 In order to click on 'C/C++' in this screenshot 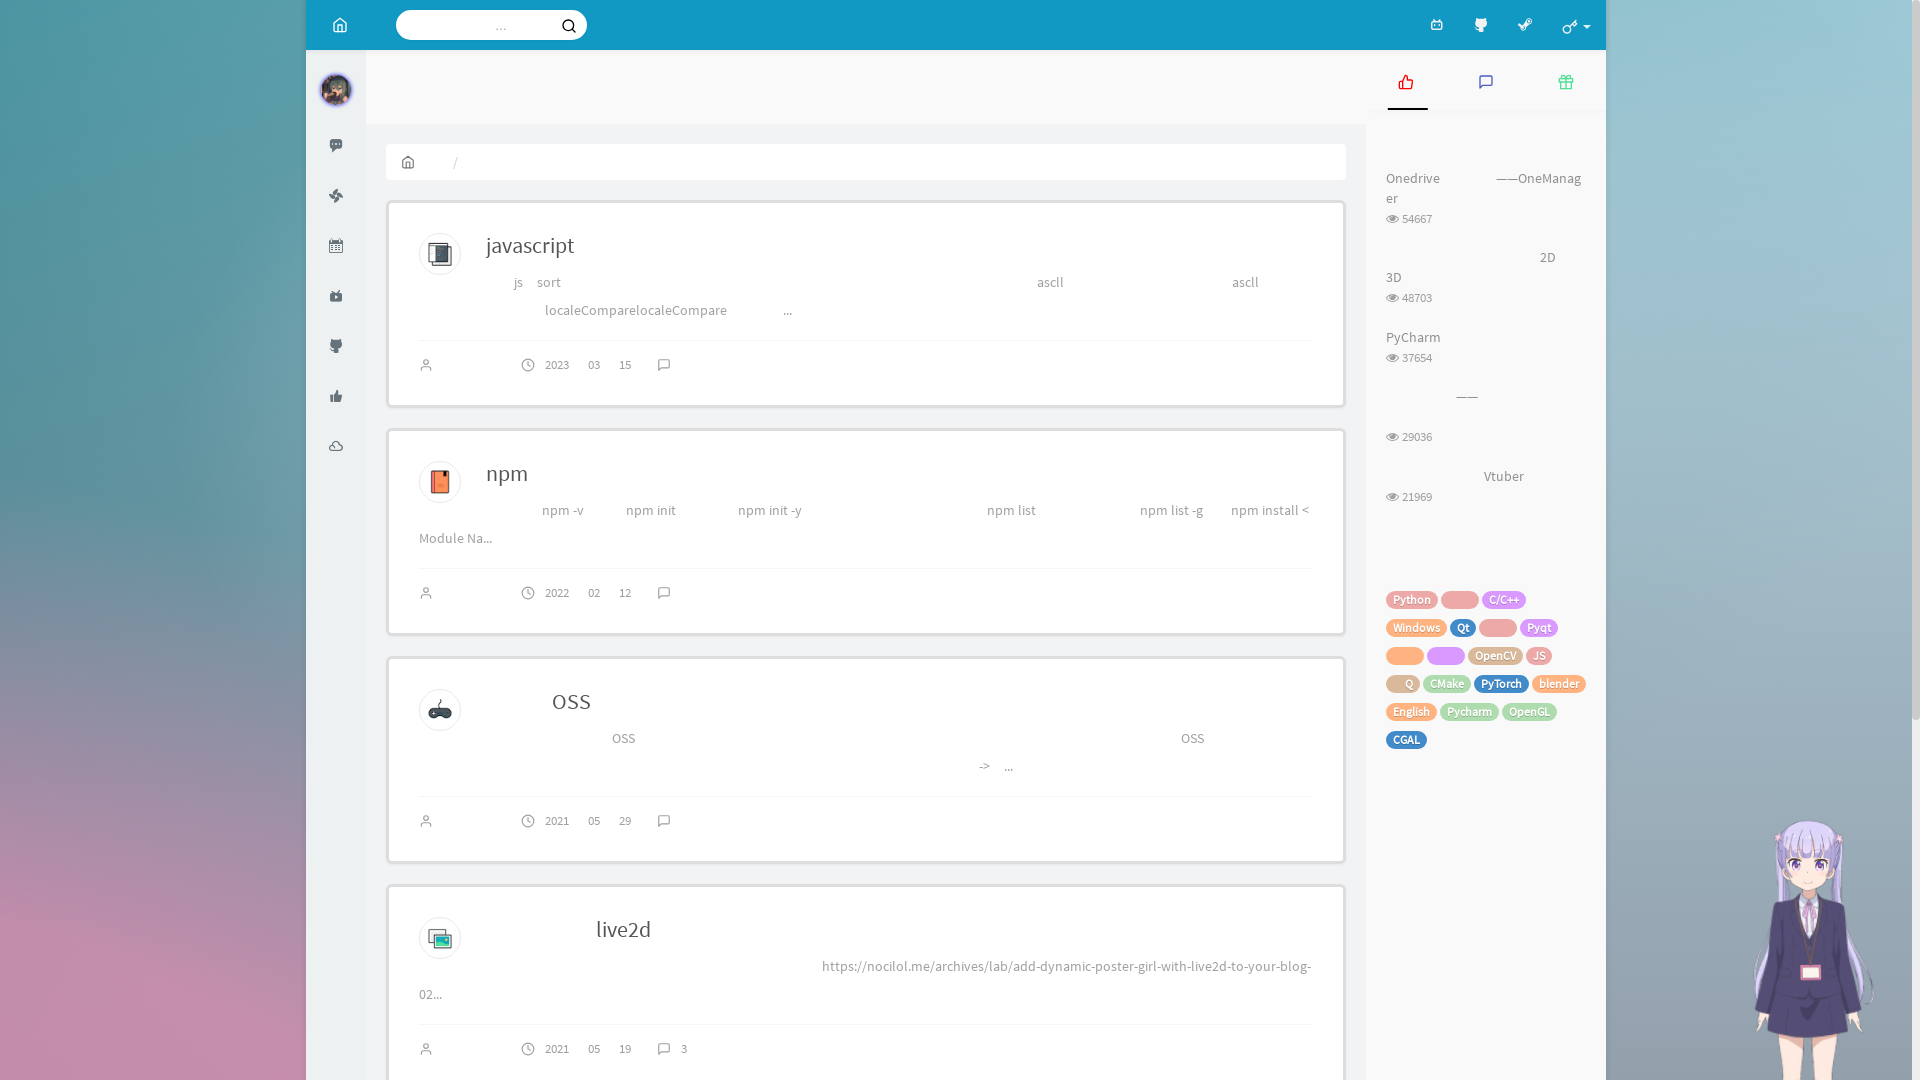, I will do `click(1503, 599)`.